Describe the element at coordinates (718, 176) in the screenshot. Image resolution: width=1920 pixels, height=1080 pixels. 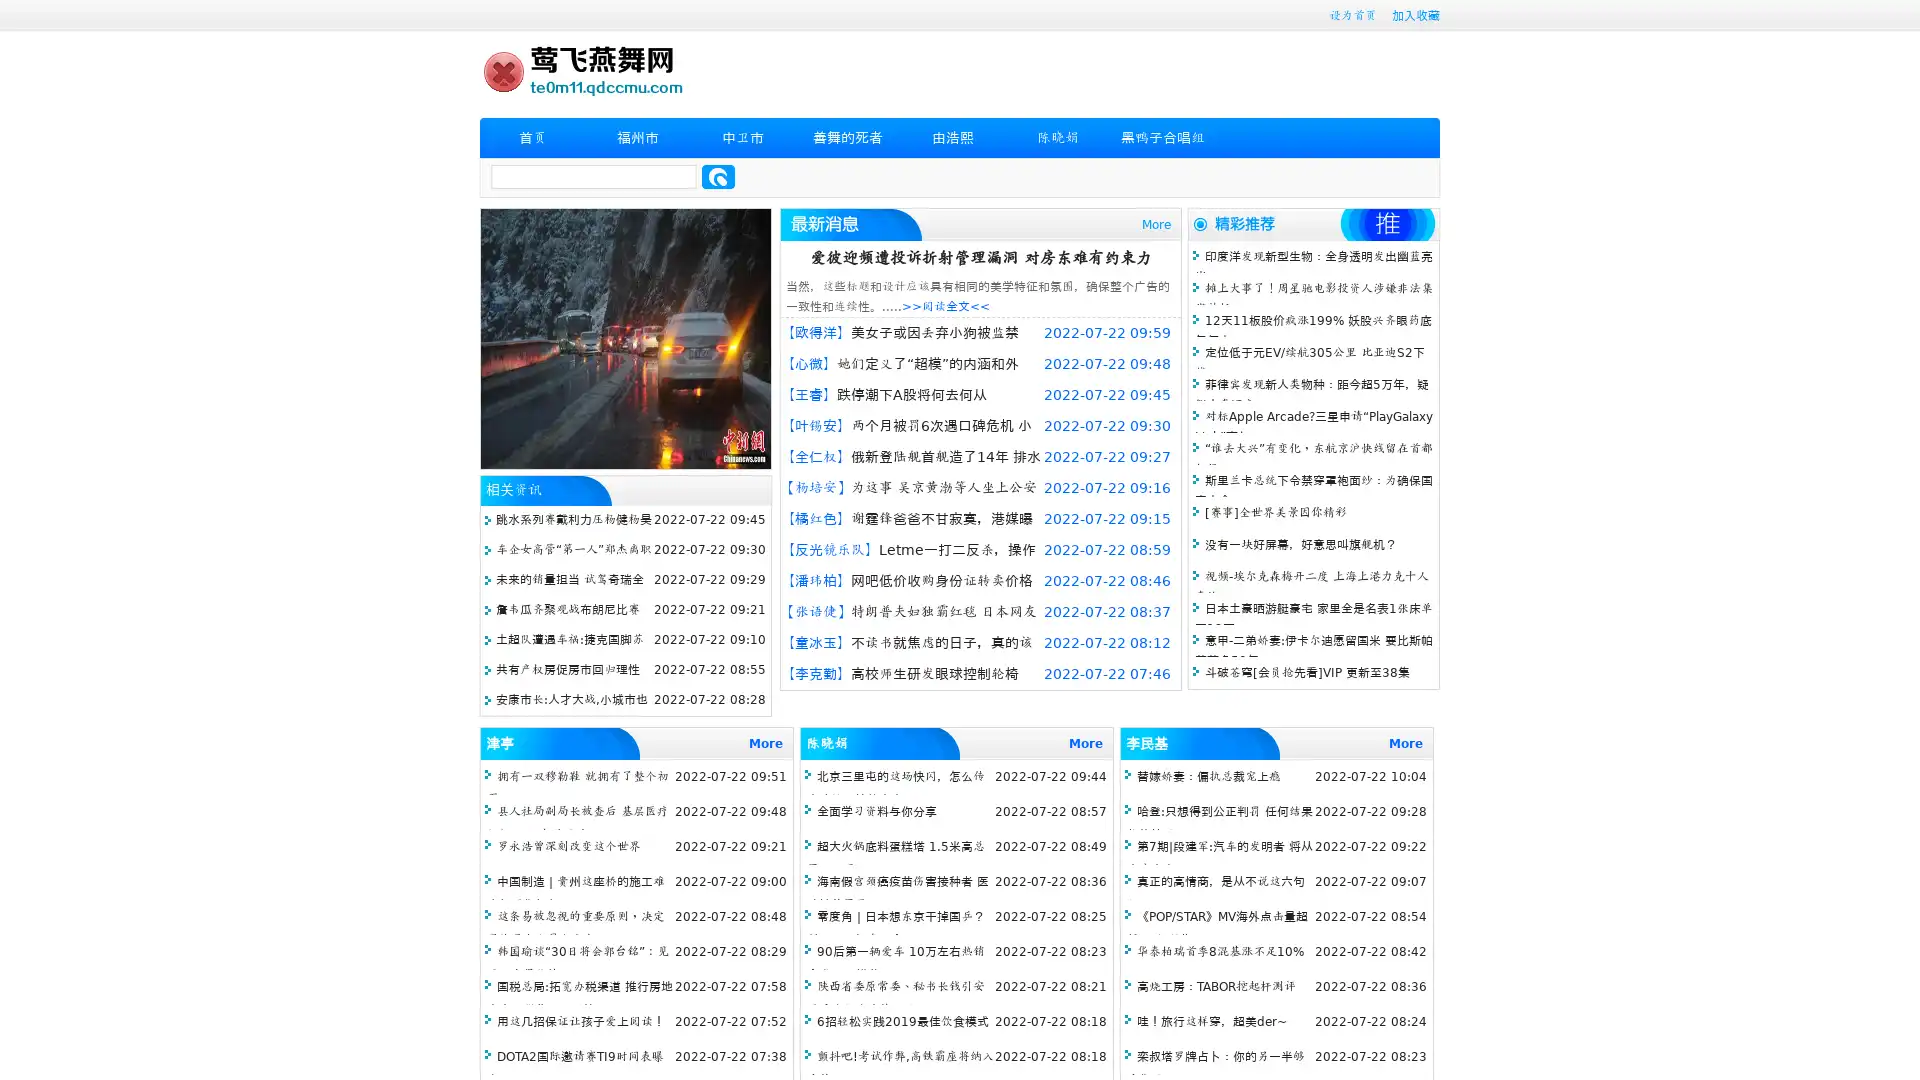
I see `Search` at that location.